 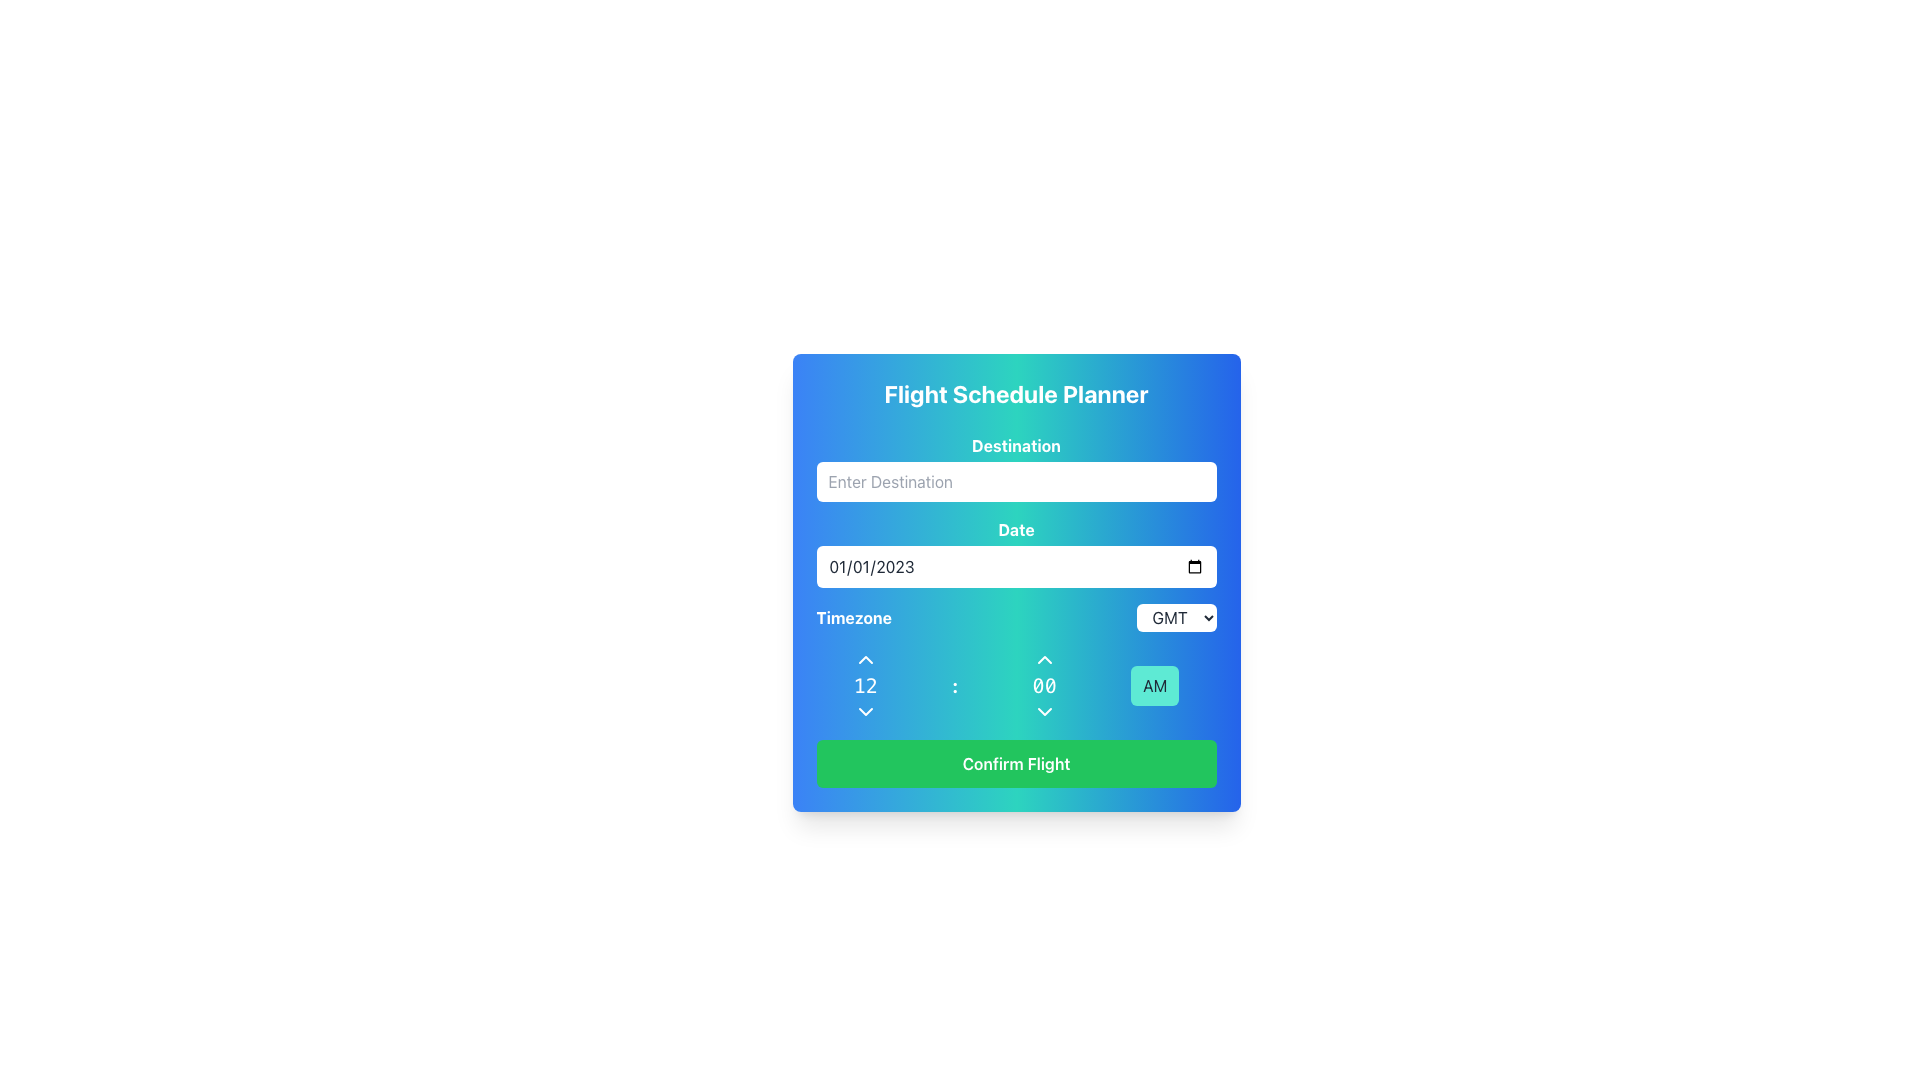 What do you see at coordinates (1016, 685) in the screenshot?
I see `the Time Picker element, which displays the current time with hours, minutes, and an AM/PM toggle, located below the 'Timezone' dropdown and above the 'Confirm Flight' button` at bounding box center [1016, 685].